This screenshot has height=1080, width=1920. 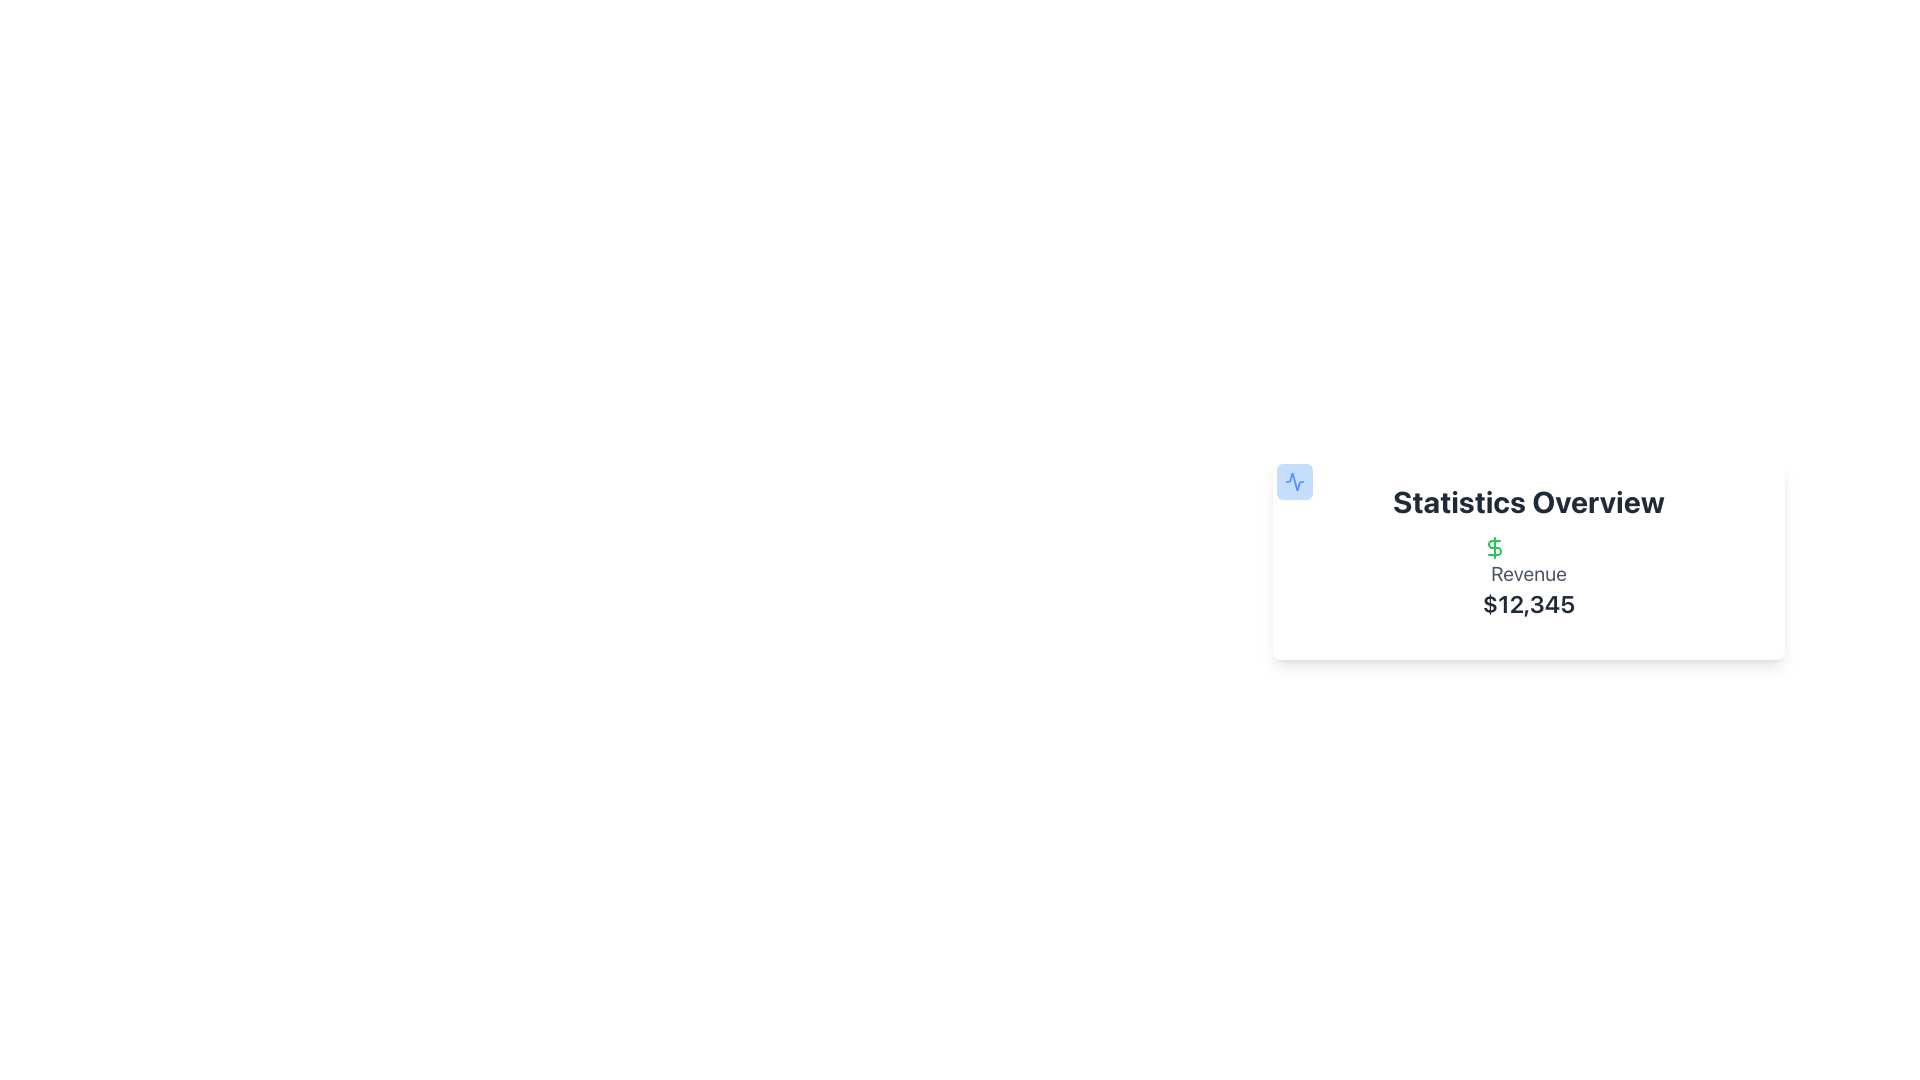 What do you see at coordinates (1528, 578) in the screenshot?
I see `the TextBlock displaying financial revenue information with the green dollar sign and amount '$12,345', located in the 'Statistics Overview' box` at bounding box center [1528, 578].